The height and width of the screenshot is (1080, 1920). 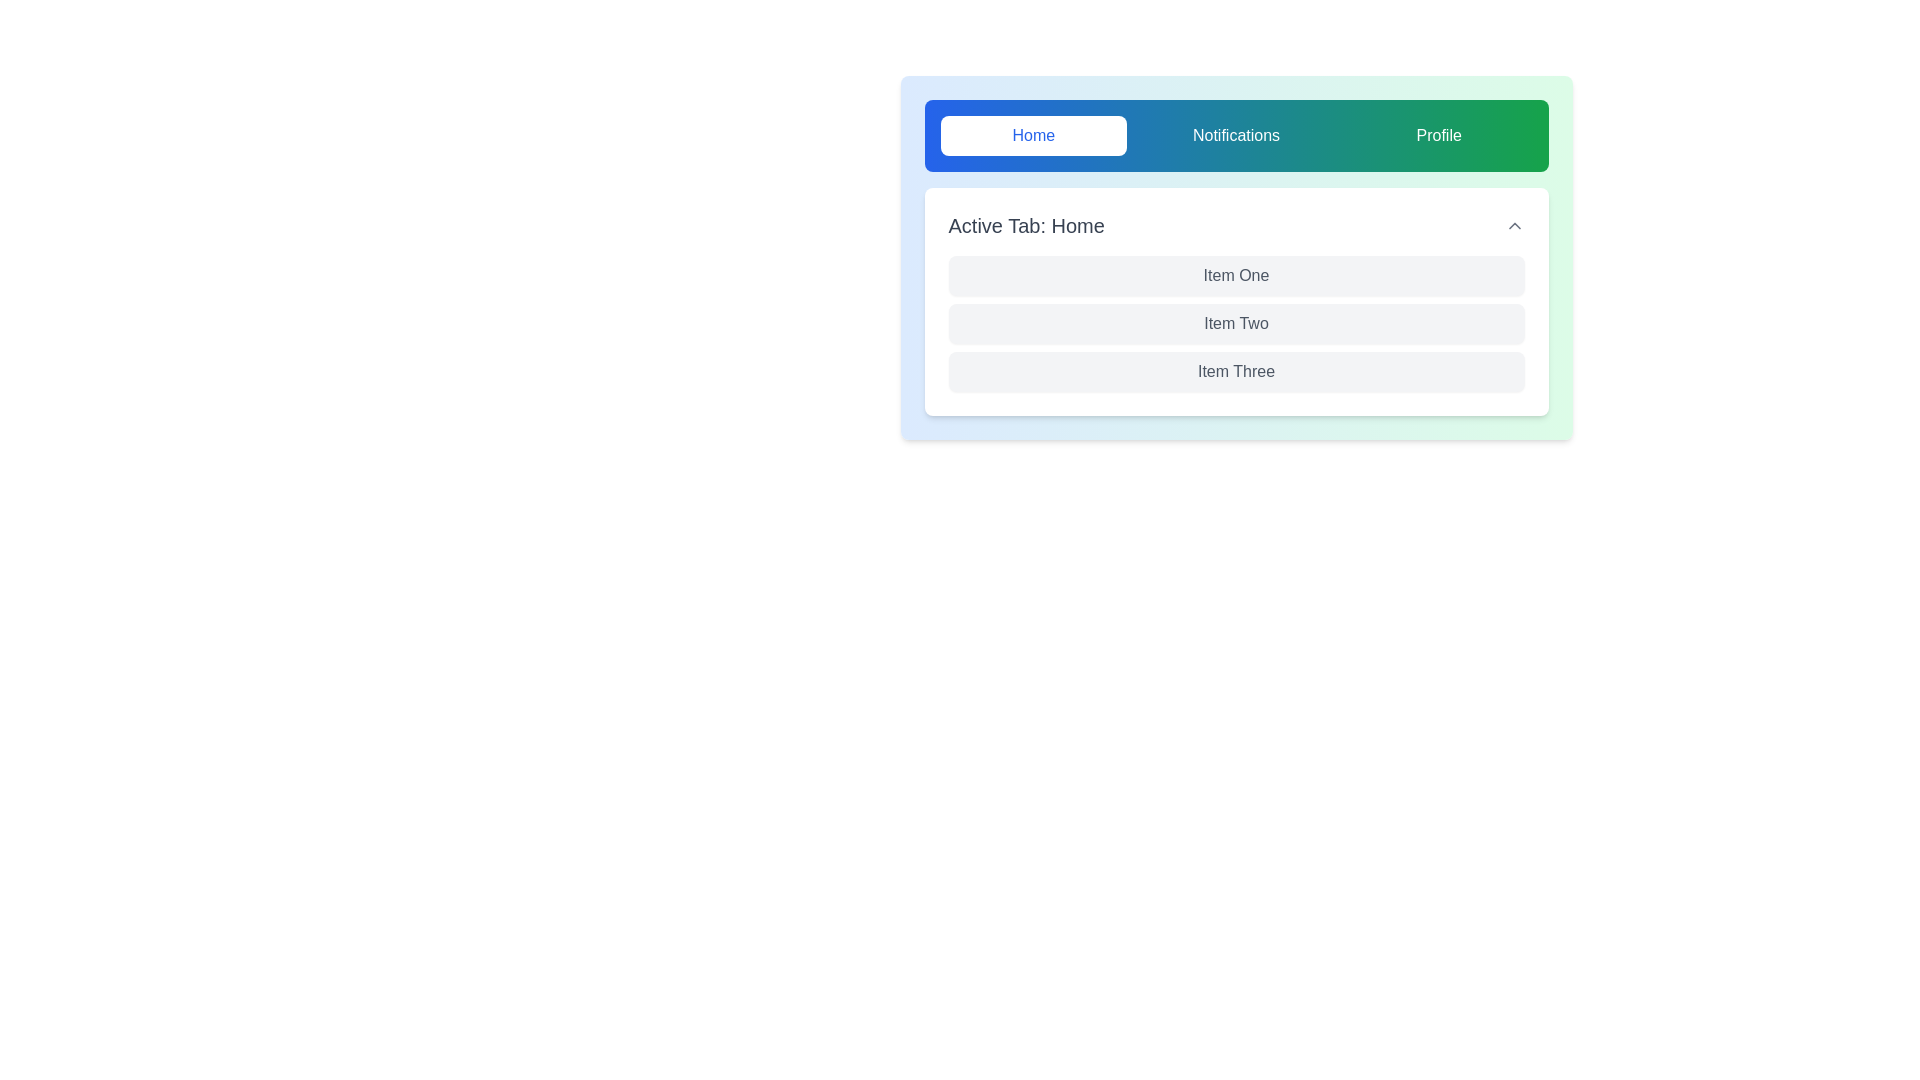 I want to click on the 'Notifications' button, which is the second button in the horizontal navigation bar, so click(x=1235, y=135).